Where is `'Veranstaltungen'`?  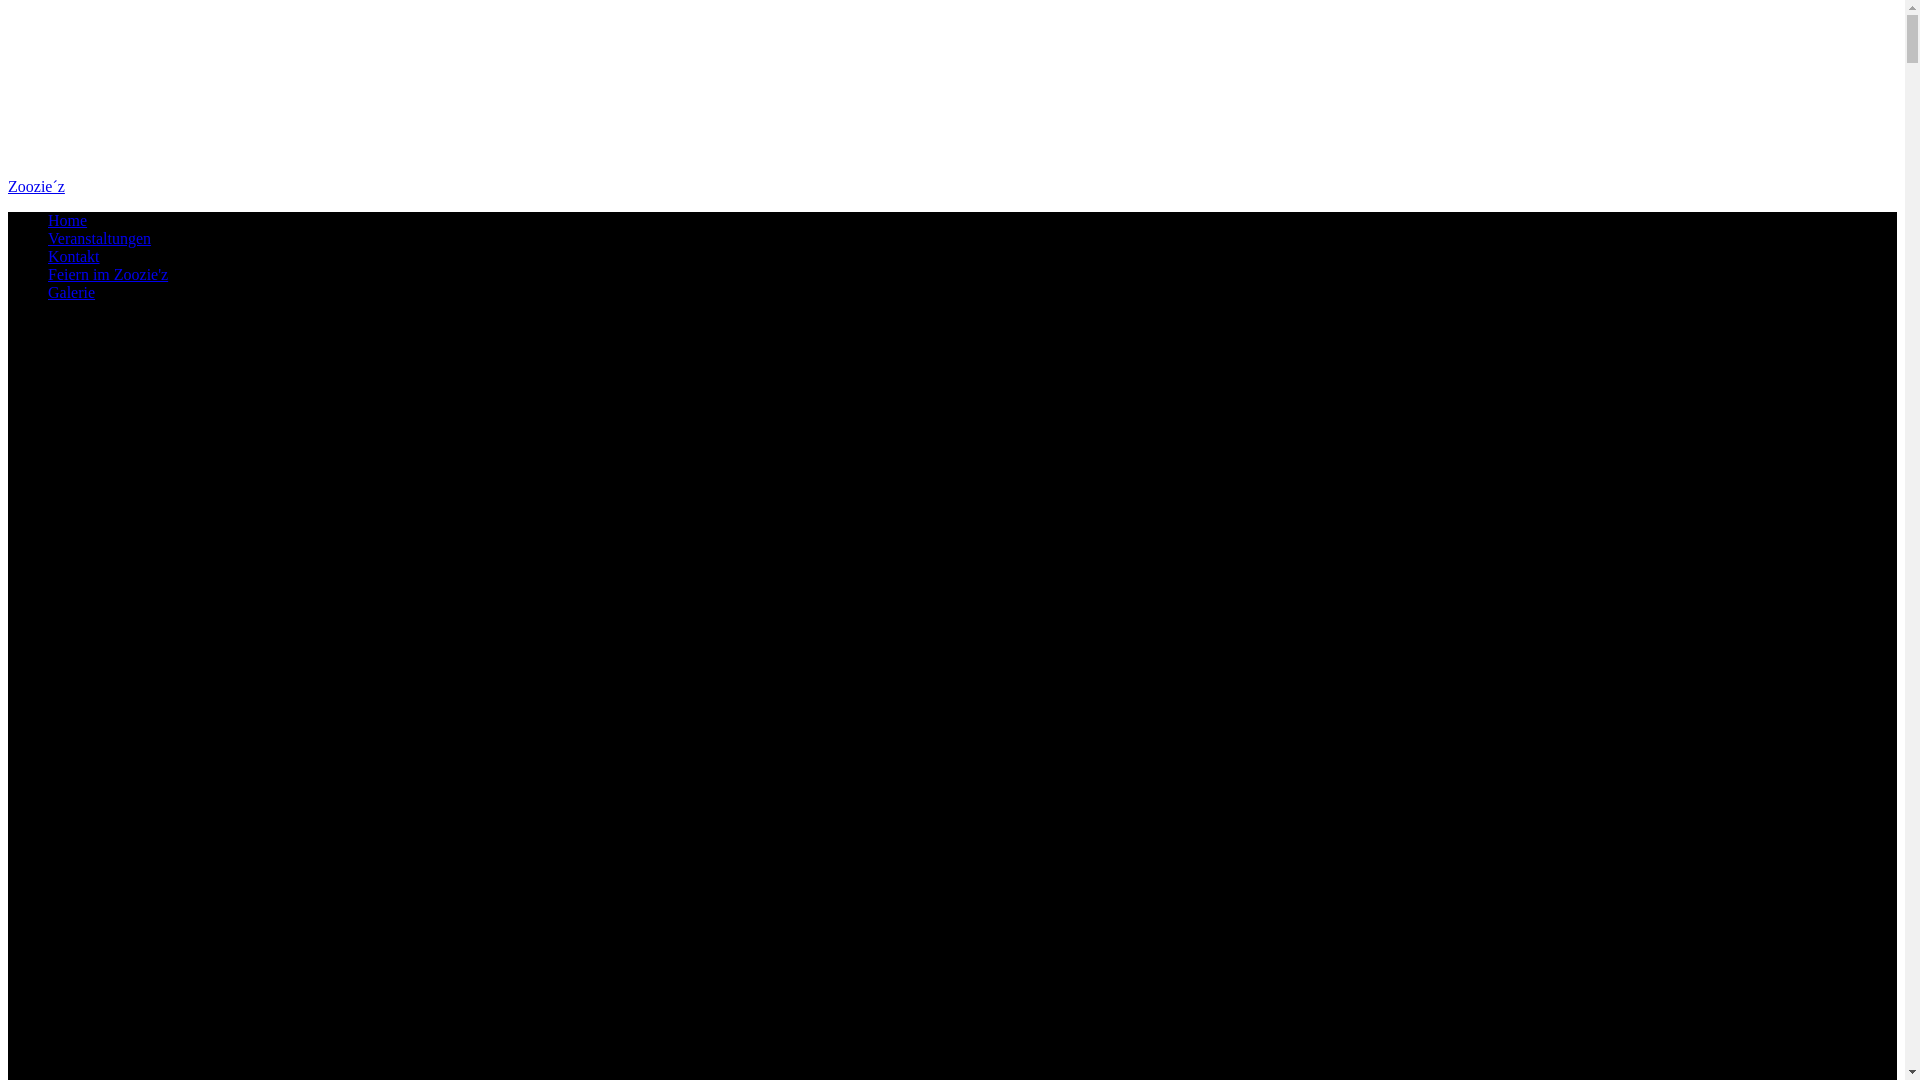
'Veranstaltungen' is located at coordinates (98, 237).